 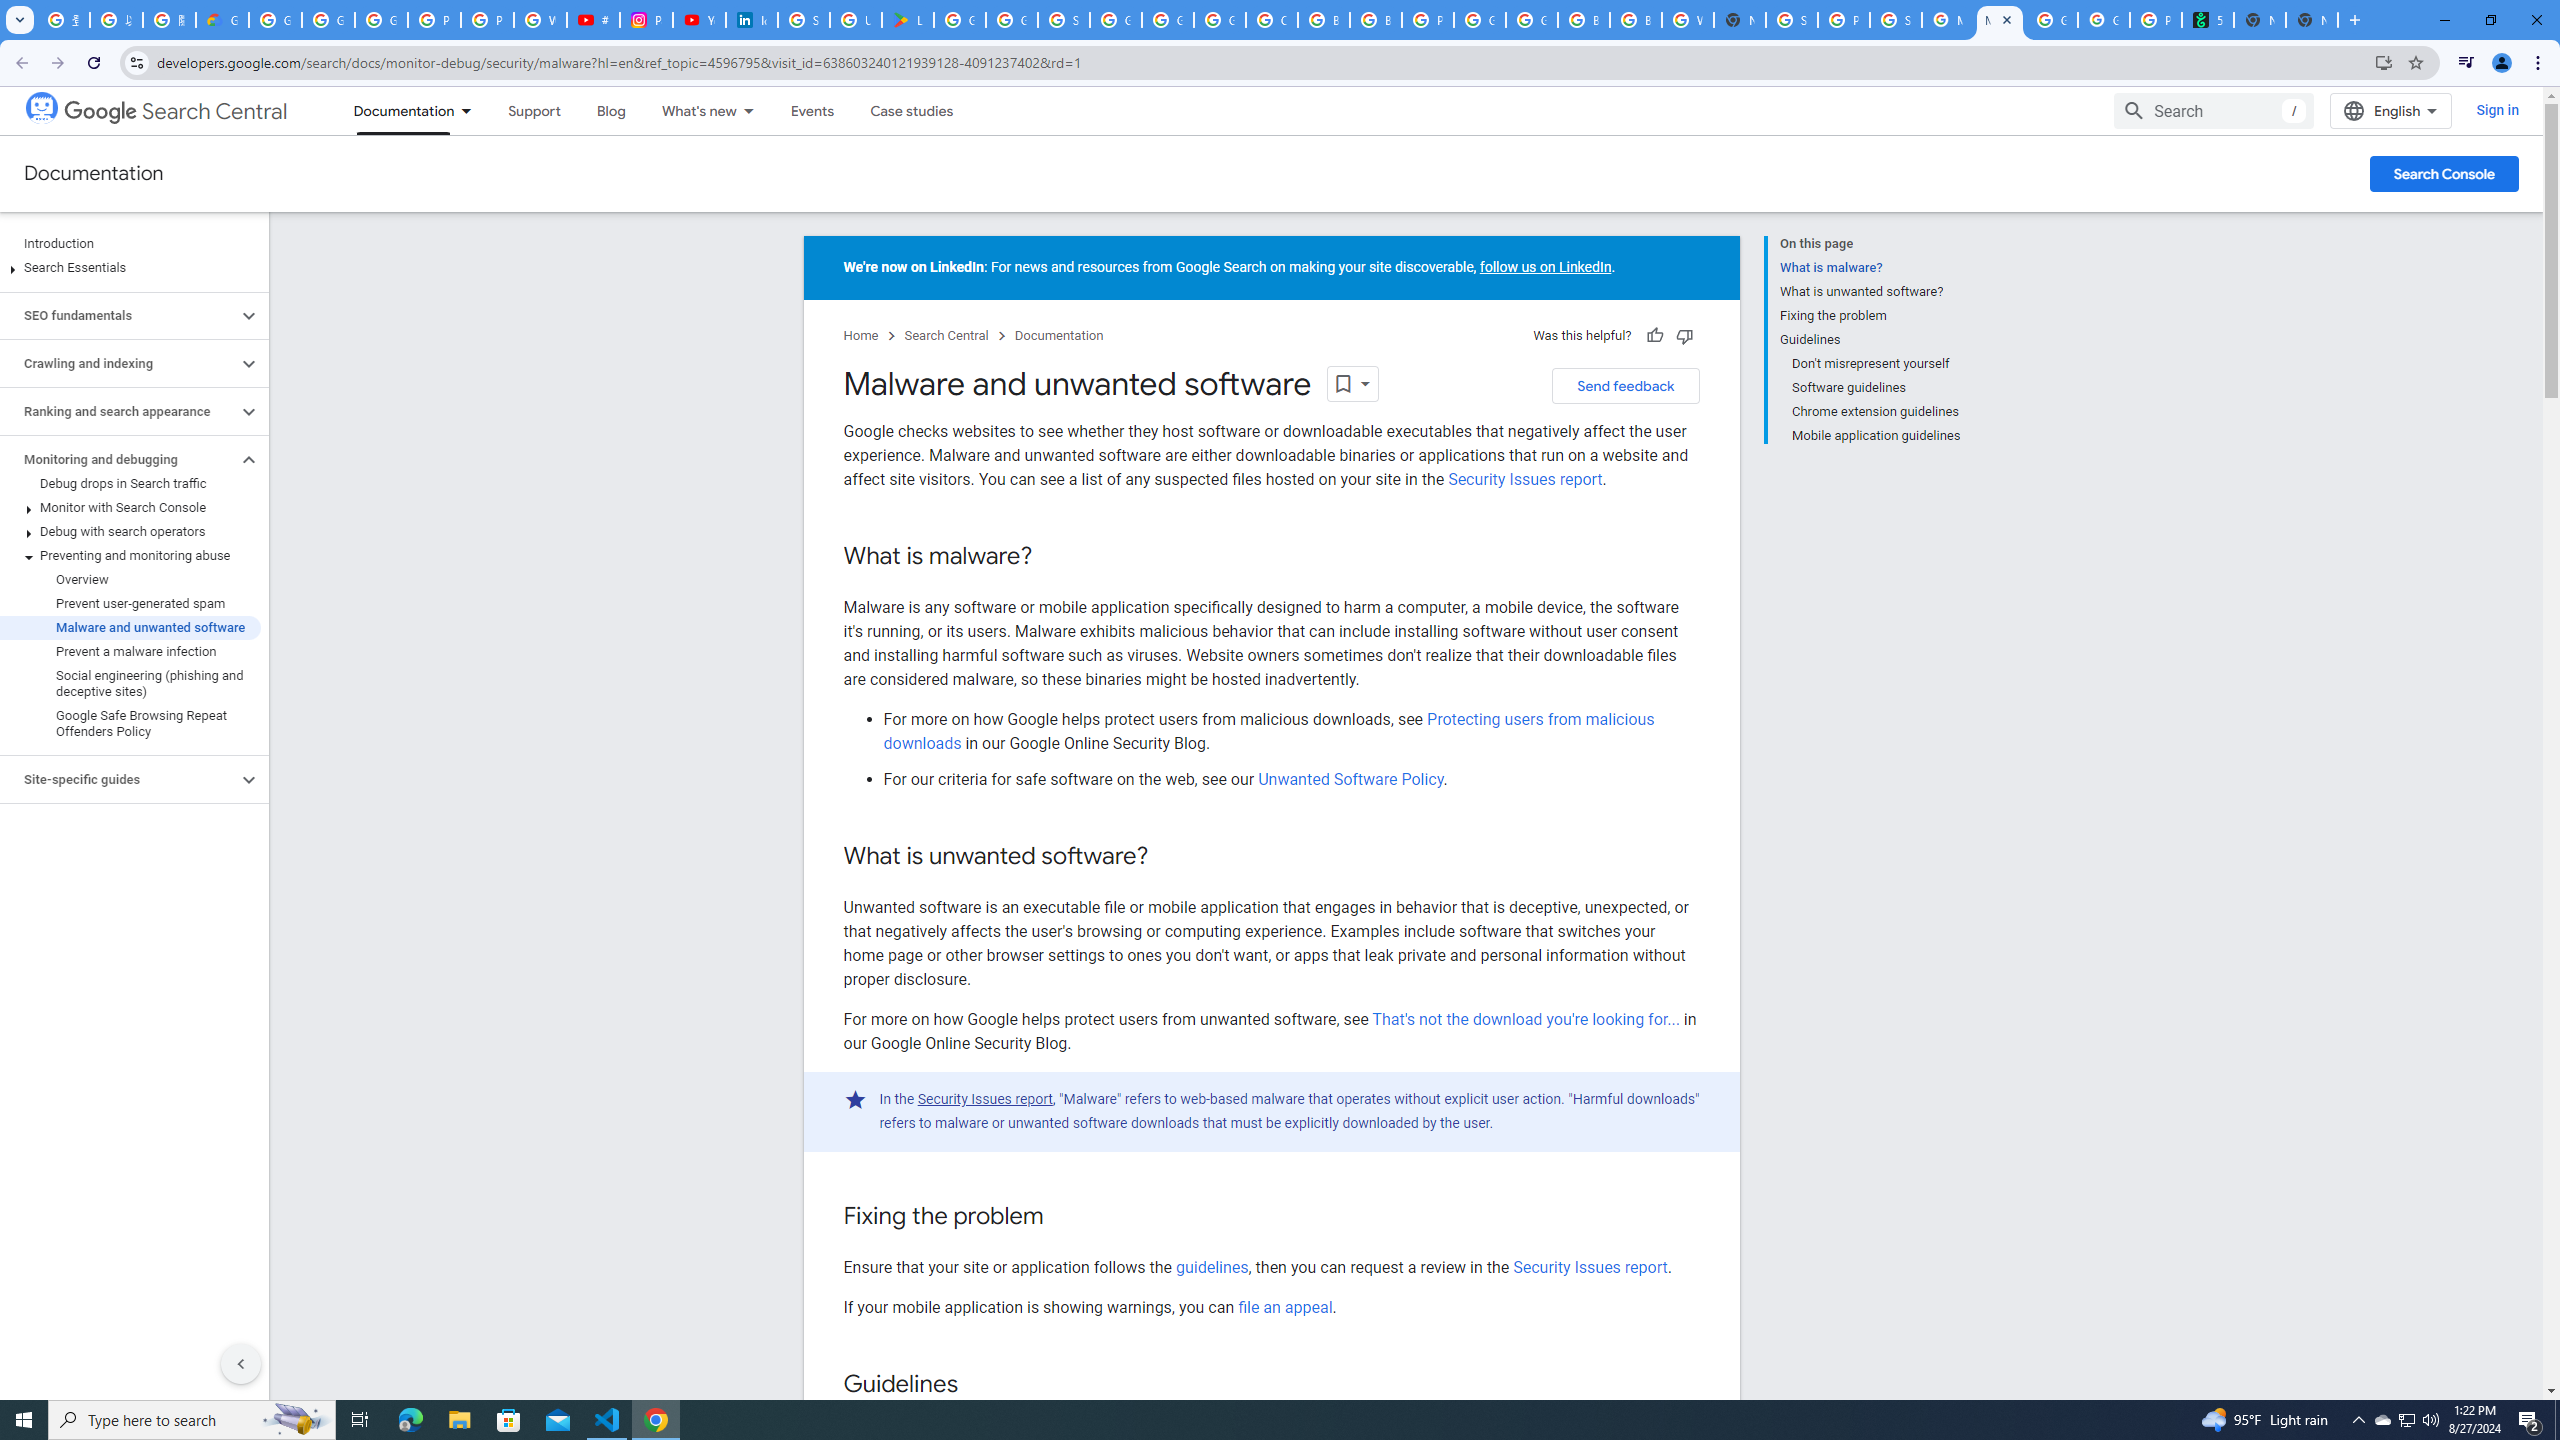 I want to click on 'Preventing and monitoring abuse', so click(x=130, y=555).